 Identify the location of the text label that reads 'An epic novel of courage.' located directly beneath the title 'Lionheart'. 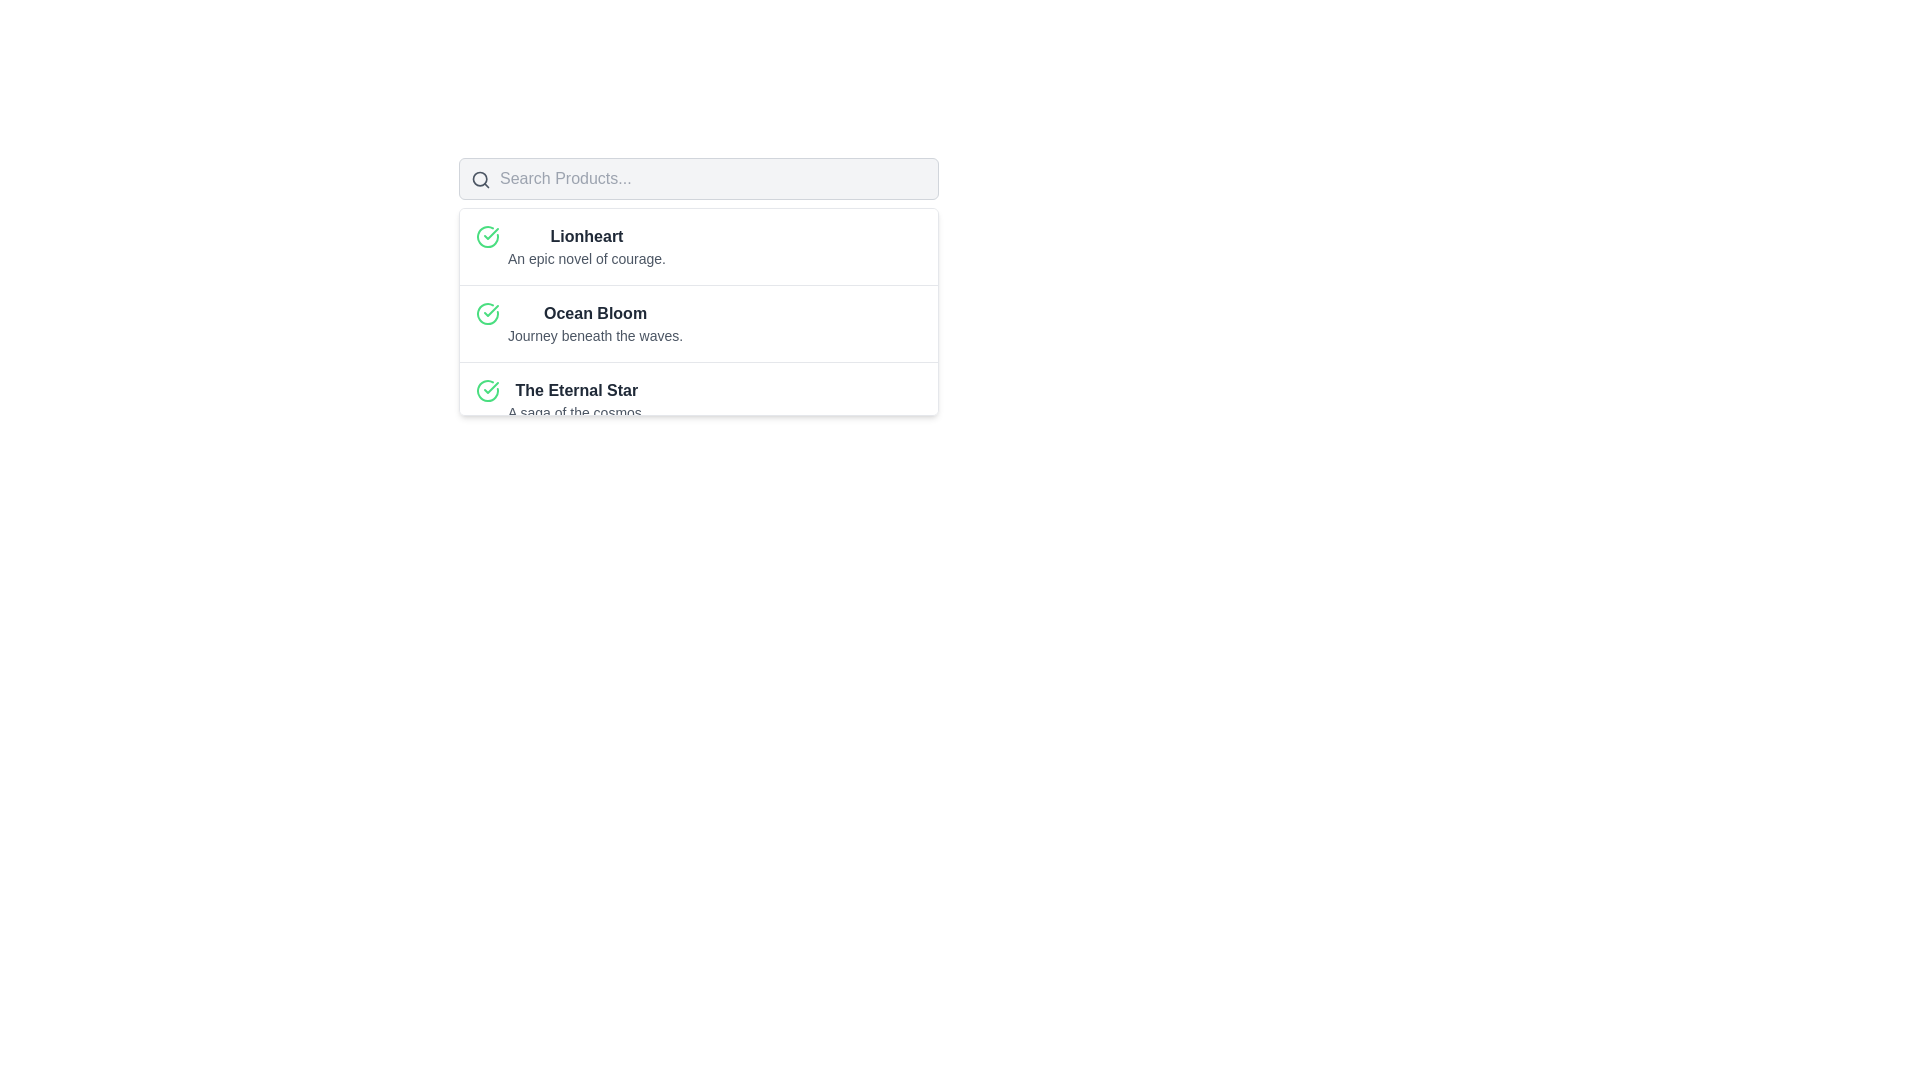
(585, 257).